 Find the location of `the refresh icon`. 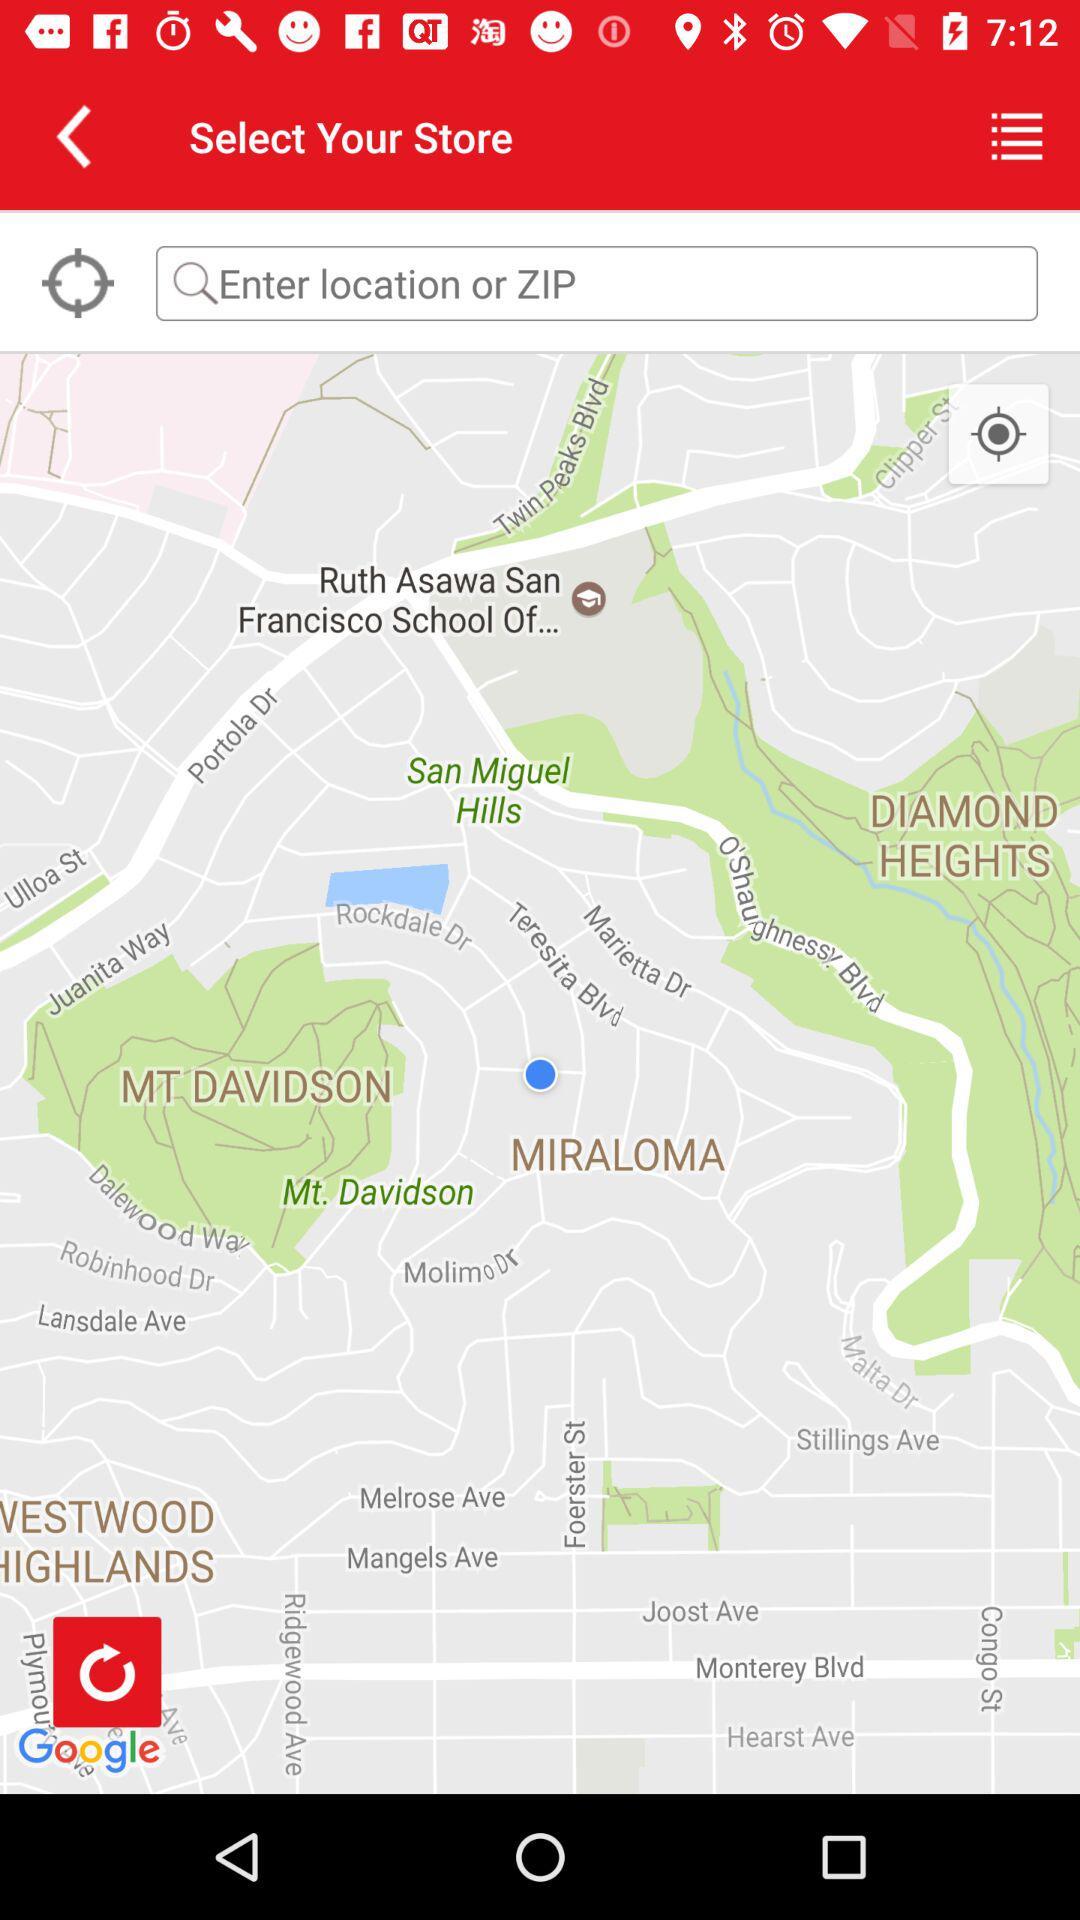

the refresh icon is located at coordinates (107, 1671).